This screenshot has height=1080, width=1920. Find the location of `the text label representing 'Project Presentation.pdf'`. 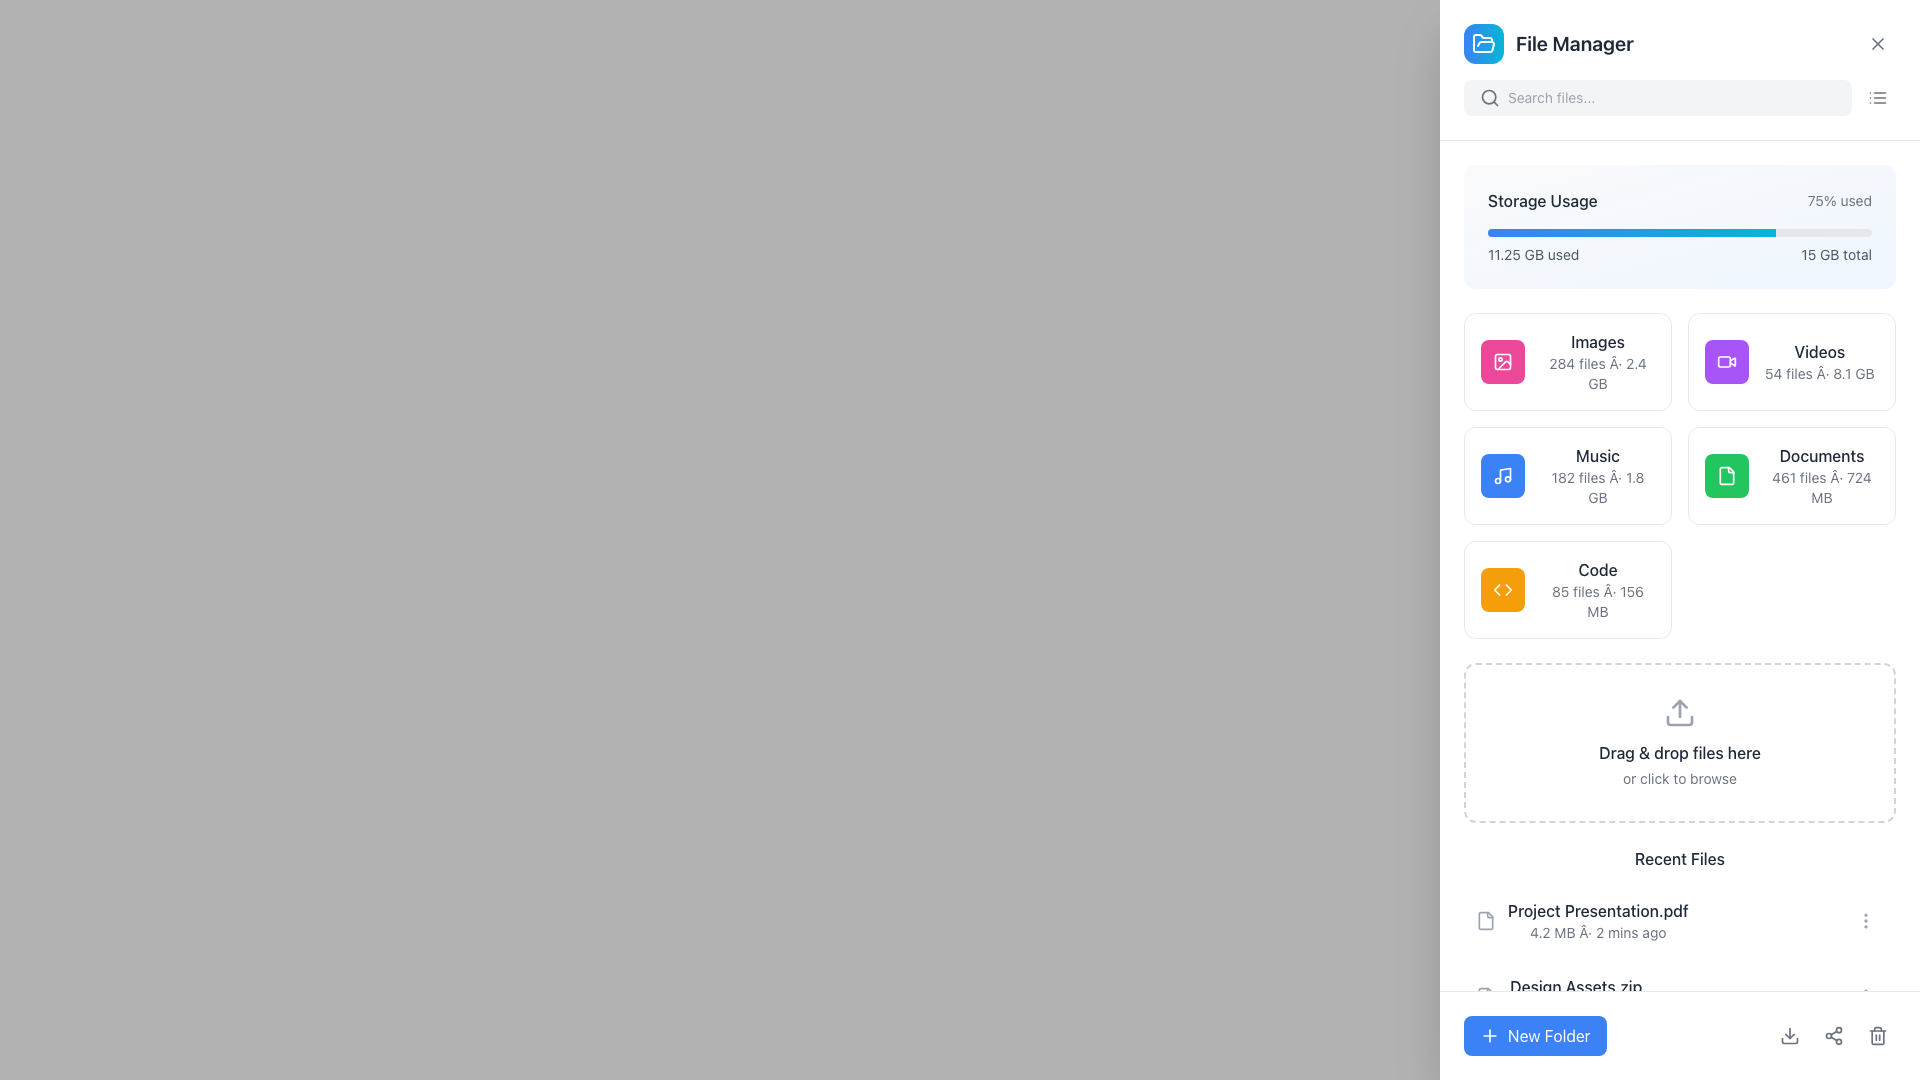

the text label representing 'Project Presentation.pdf' is located at coordinates (1597, 910).